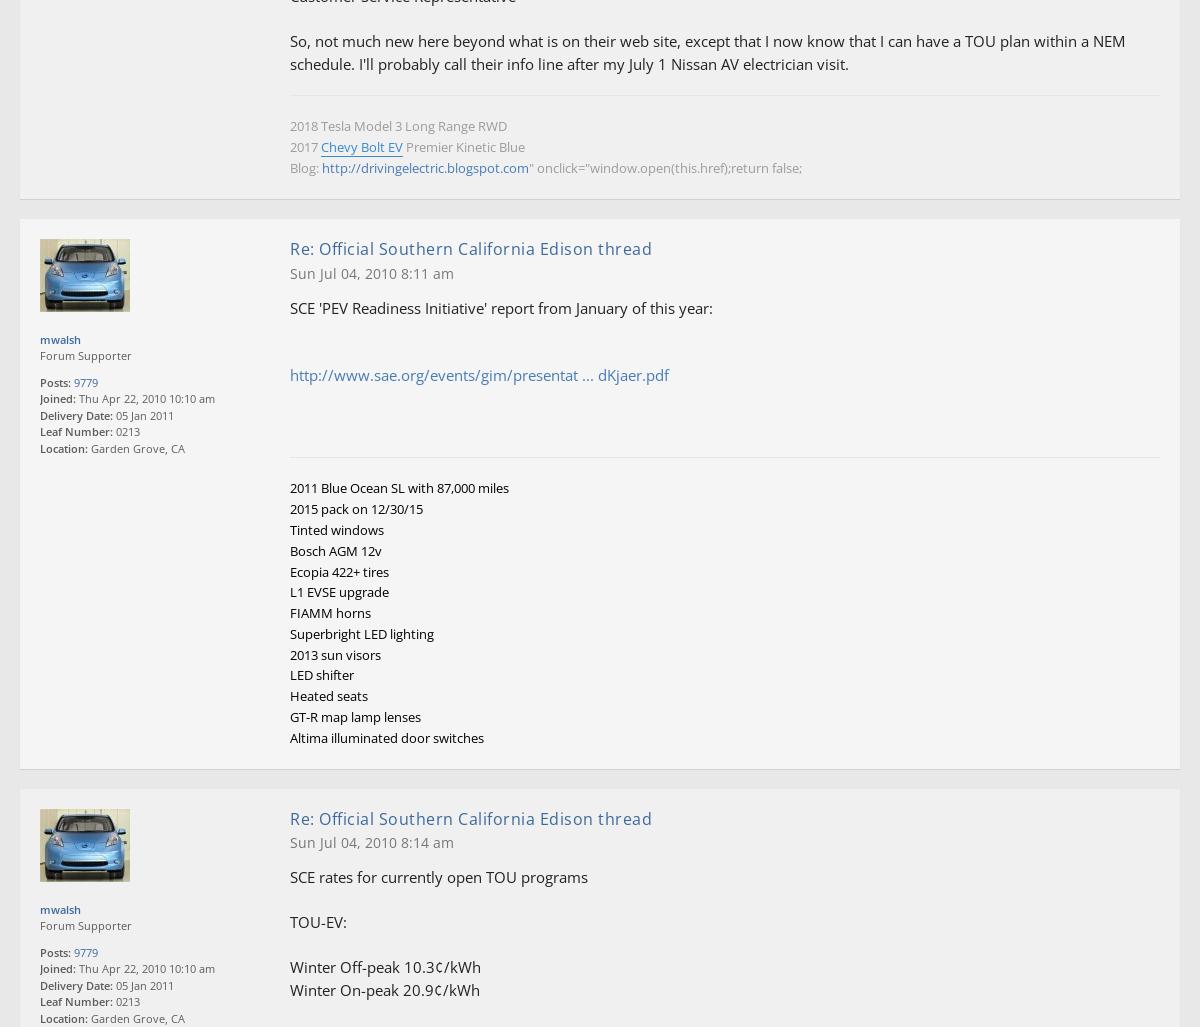 Image resolution: width=1200 pixels, height=1027 pixels. Describe the element at coordinates (399, 488) in the screenshot. I see `'2011 Blue Ocean SL with 87,000 miles'` at that location.